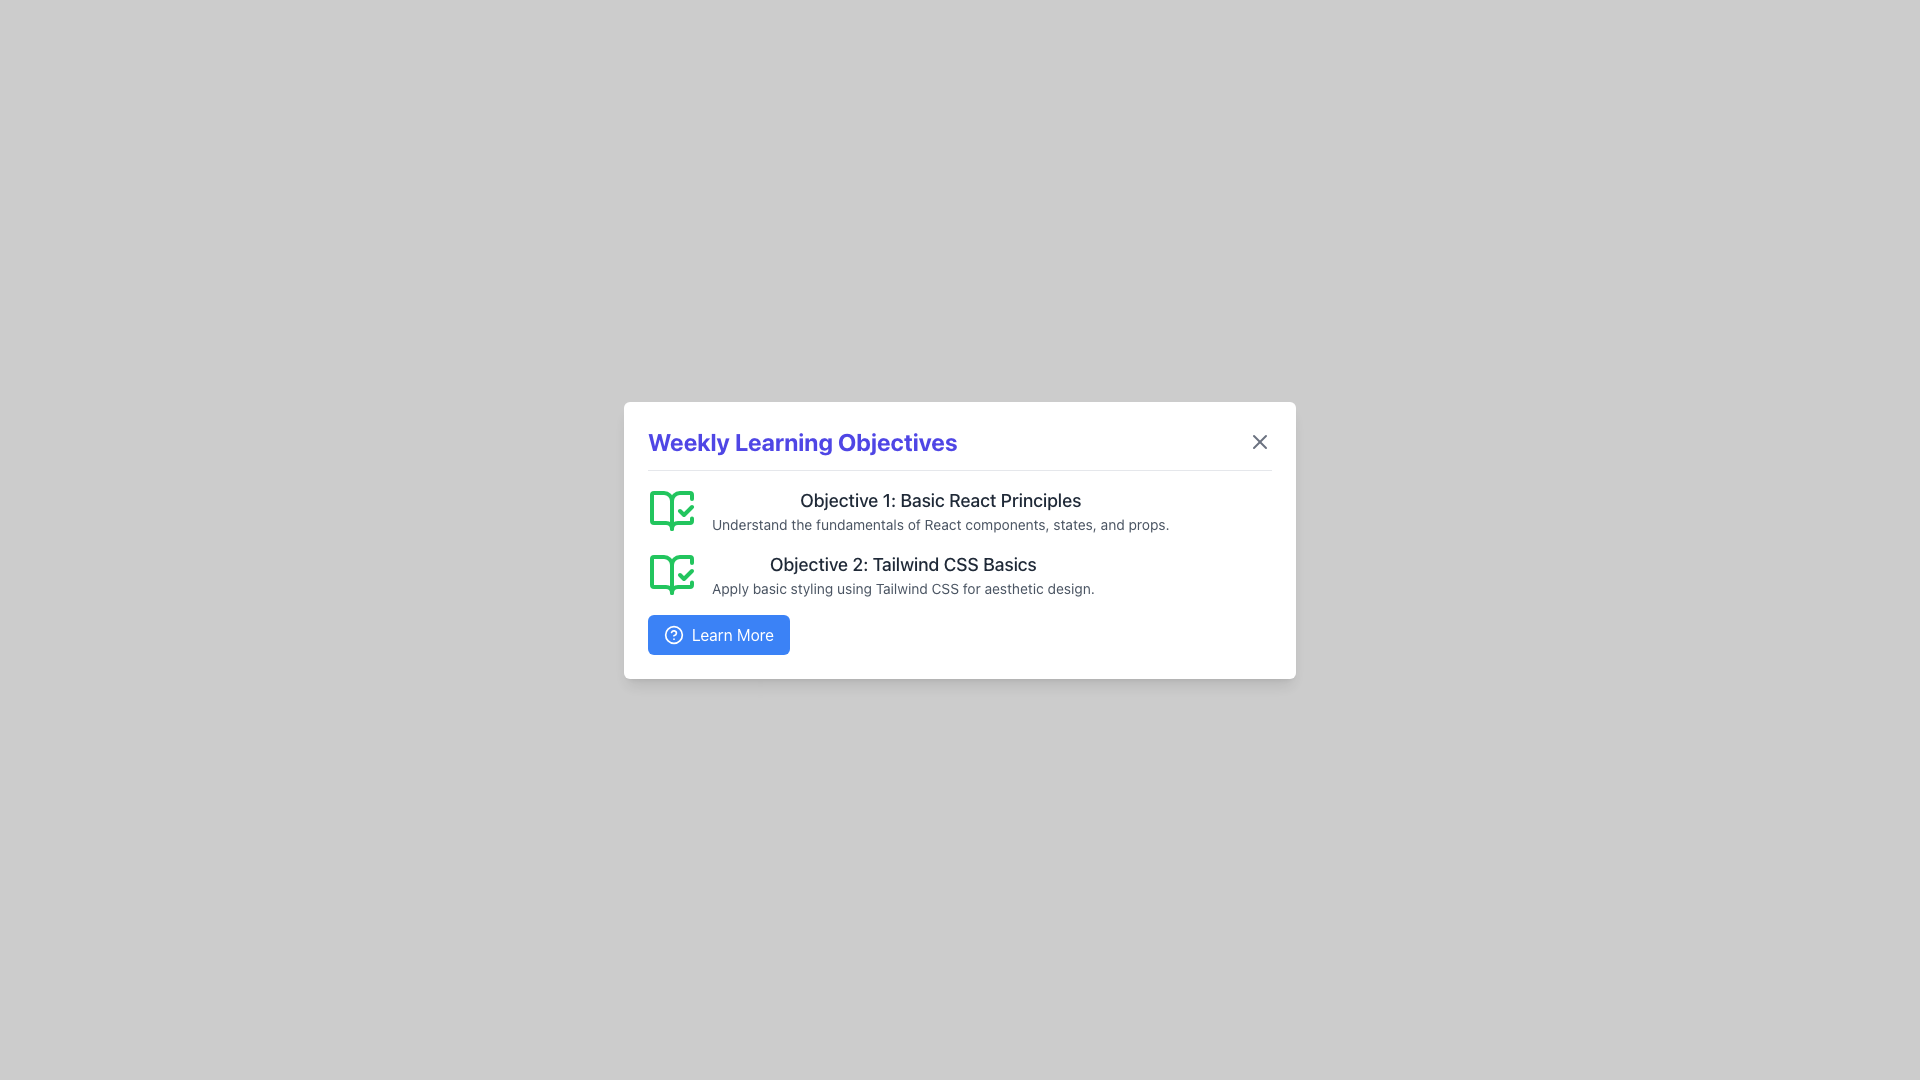 This screenshot has width=1920, height=1080. I want to click on the text heading that displays 'Objective 1: Basic React Principles', styled with a large and bold font, located near the top of a modal dialog, so click(939, 499).